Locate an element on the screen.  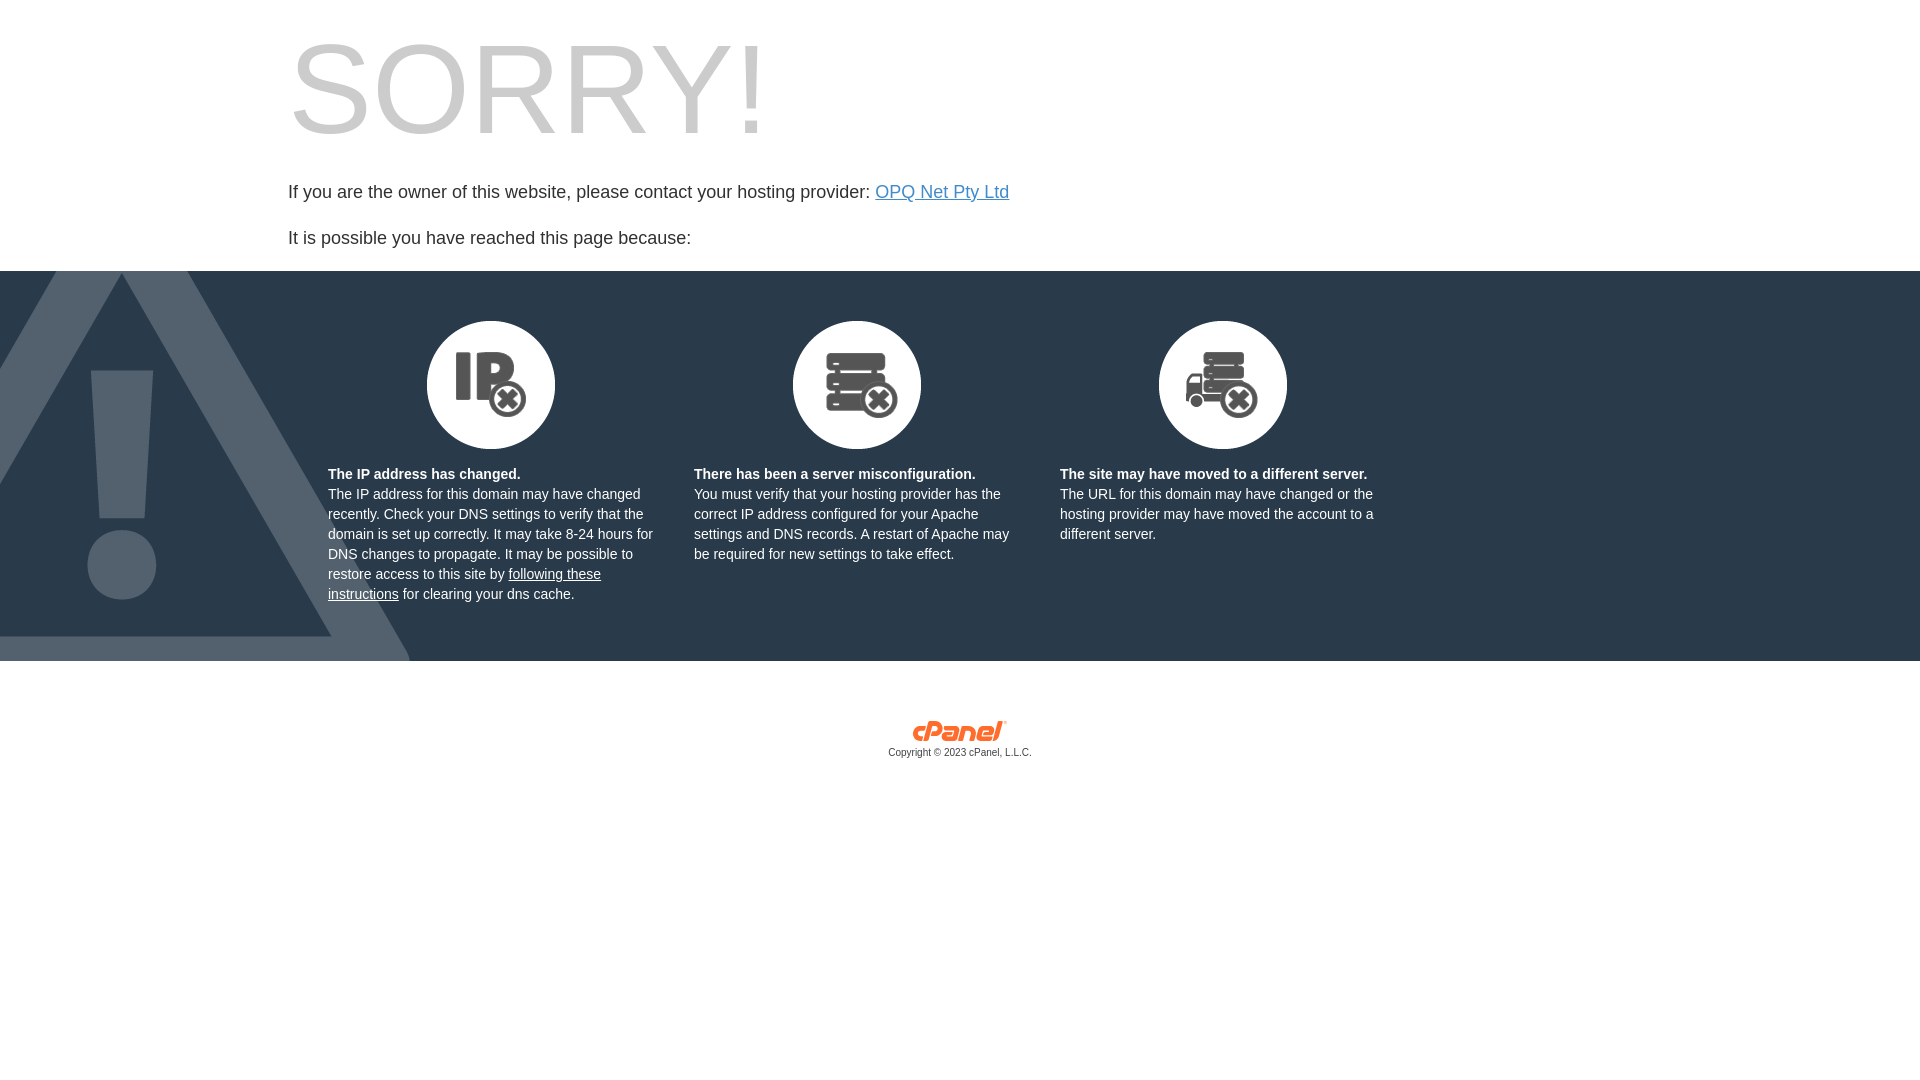
'OPQ Net Pty Ltd' is located at coordinates (940, 192).